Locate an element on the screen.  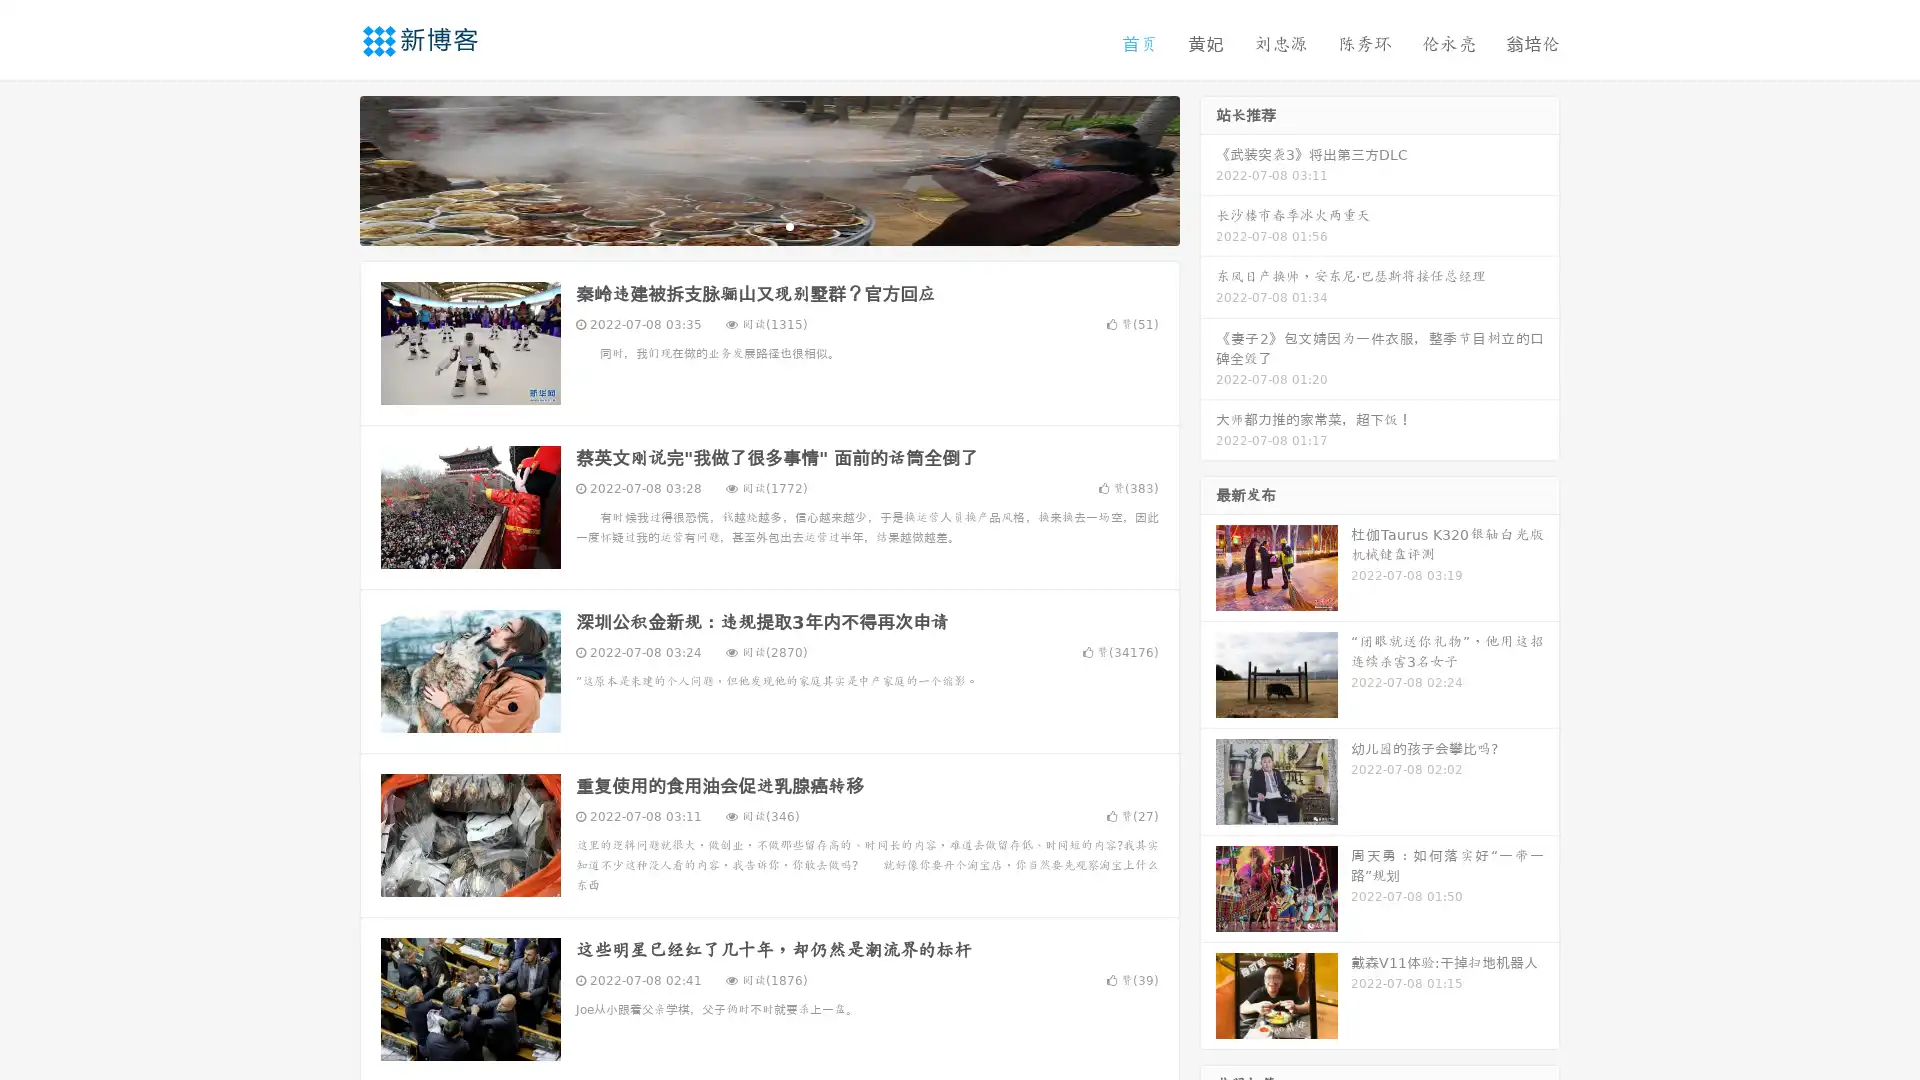
Go to slide 1 is located at coordinates (748, 225).